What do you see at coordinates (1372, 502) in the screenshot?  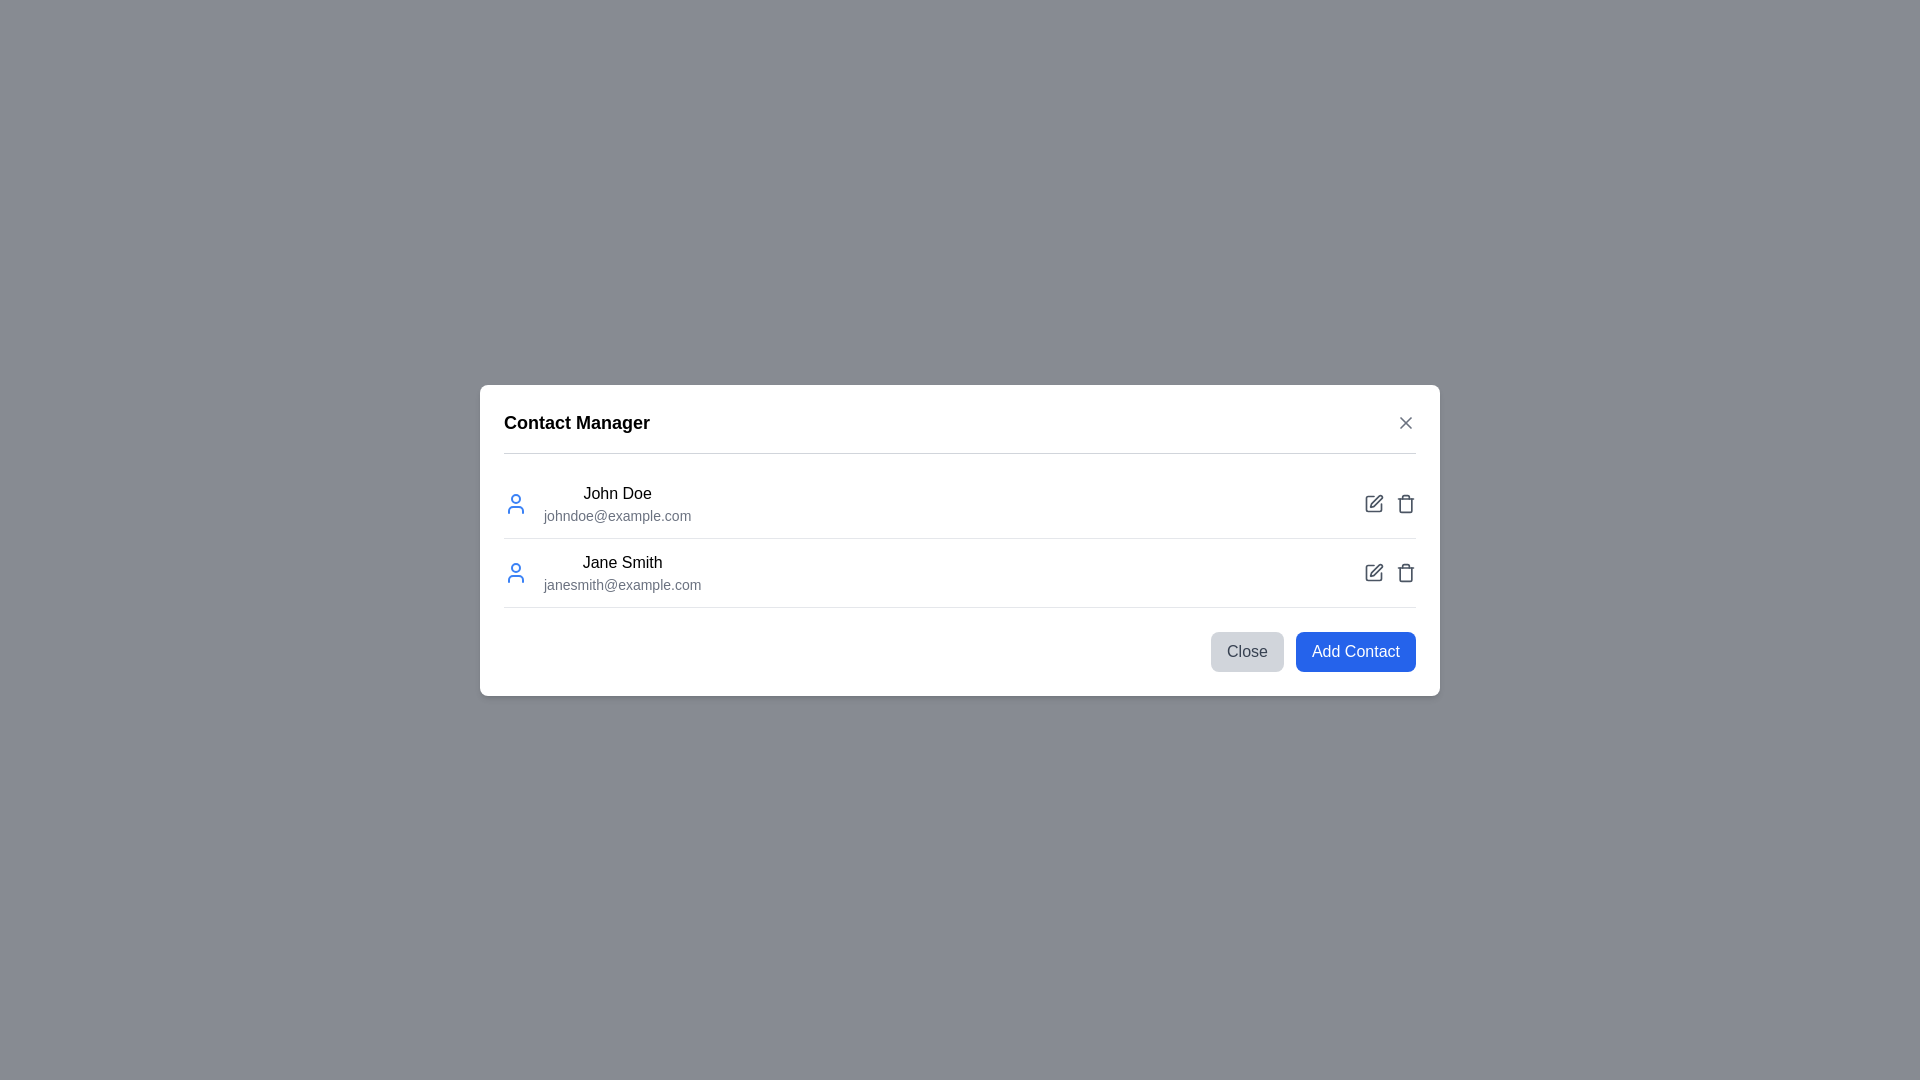 I see `the 'Edit' button located to the right of 'John Doe' and 'johndoe@example.com' in the first row of actions in the 'Contact Manager' interface to modify the associated contact information` at bounding box center [1372, 502].